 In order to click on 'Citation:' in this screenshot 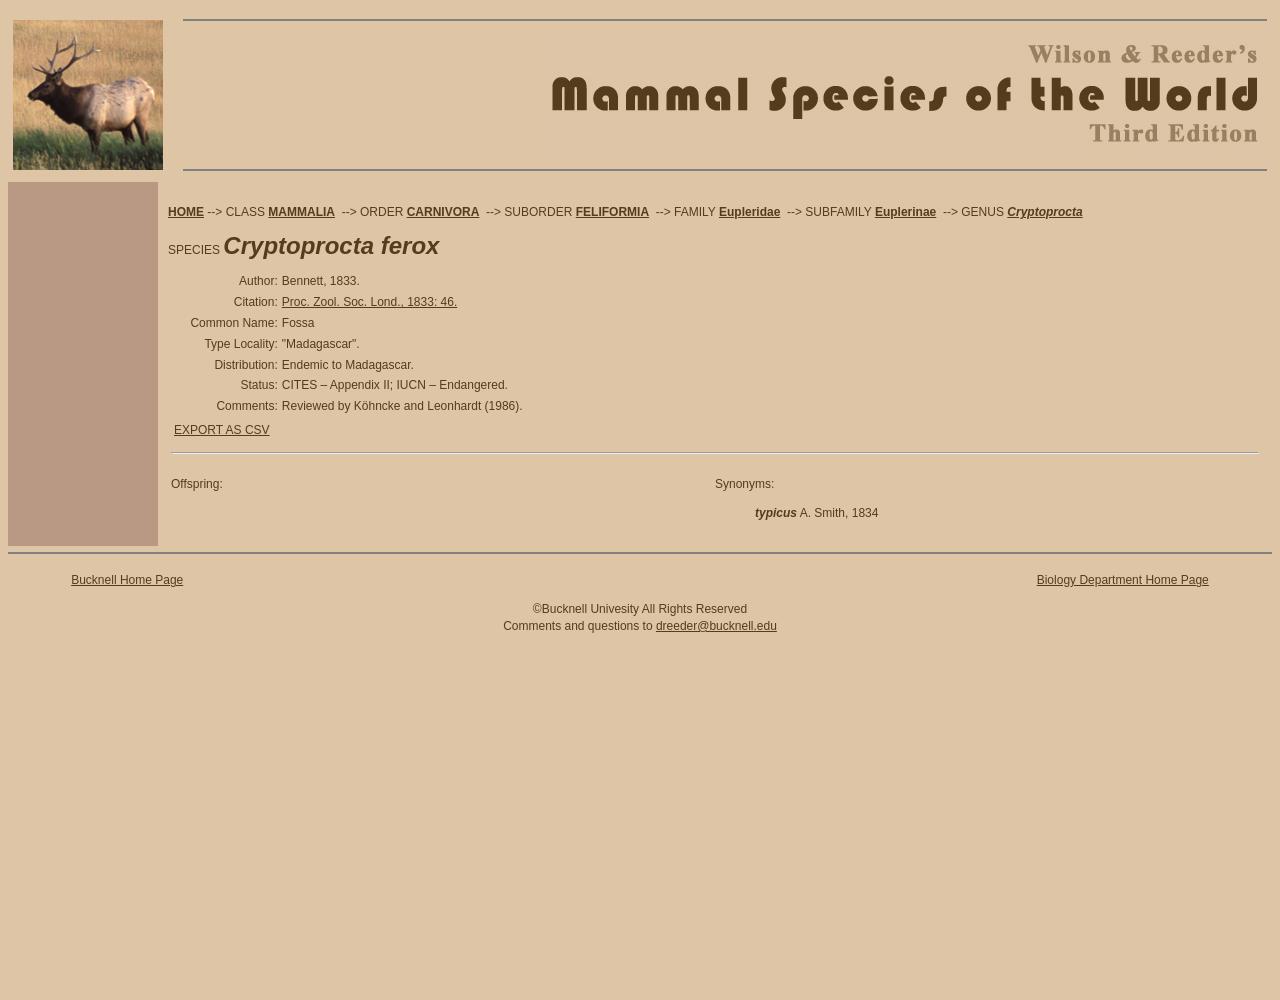, I will do `click(253, 302)`.